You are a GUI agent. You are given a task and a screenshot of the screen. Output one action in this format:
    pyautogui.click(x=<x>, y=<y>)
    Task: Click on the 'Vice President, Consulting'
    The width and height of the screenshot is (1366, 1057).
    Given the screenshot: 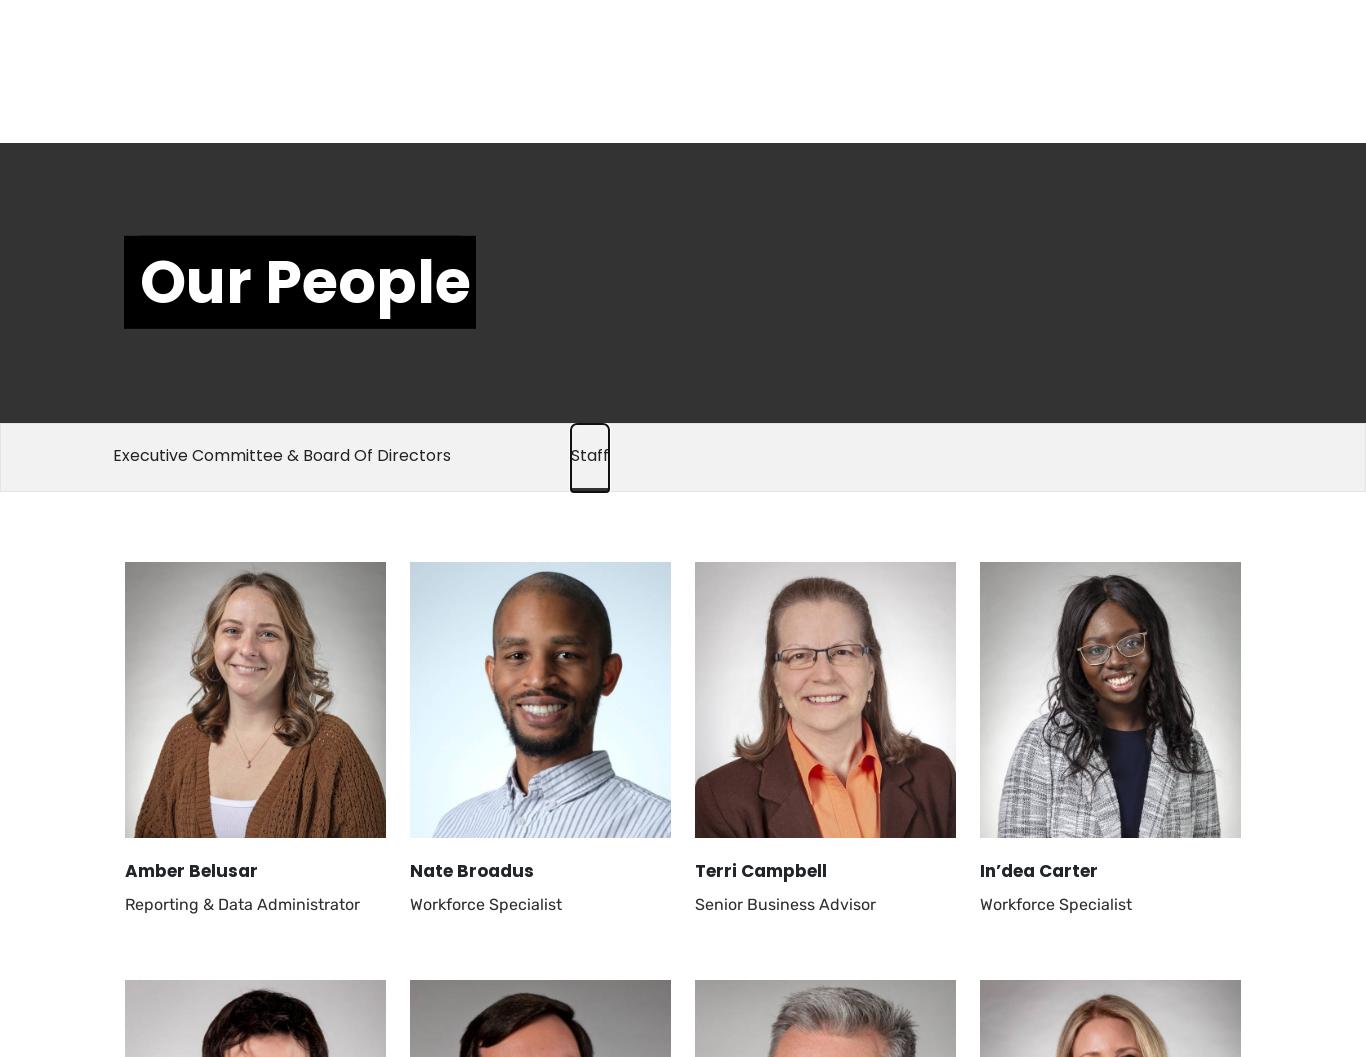 What is the action you would take?
    pyautogui.click(x=1078, y=97)
    